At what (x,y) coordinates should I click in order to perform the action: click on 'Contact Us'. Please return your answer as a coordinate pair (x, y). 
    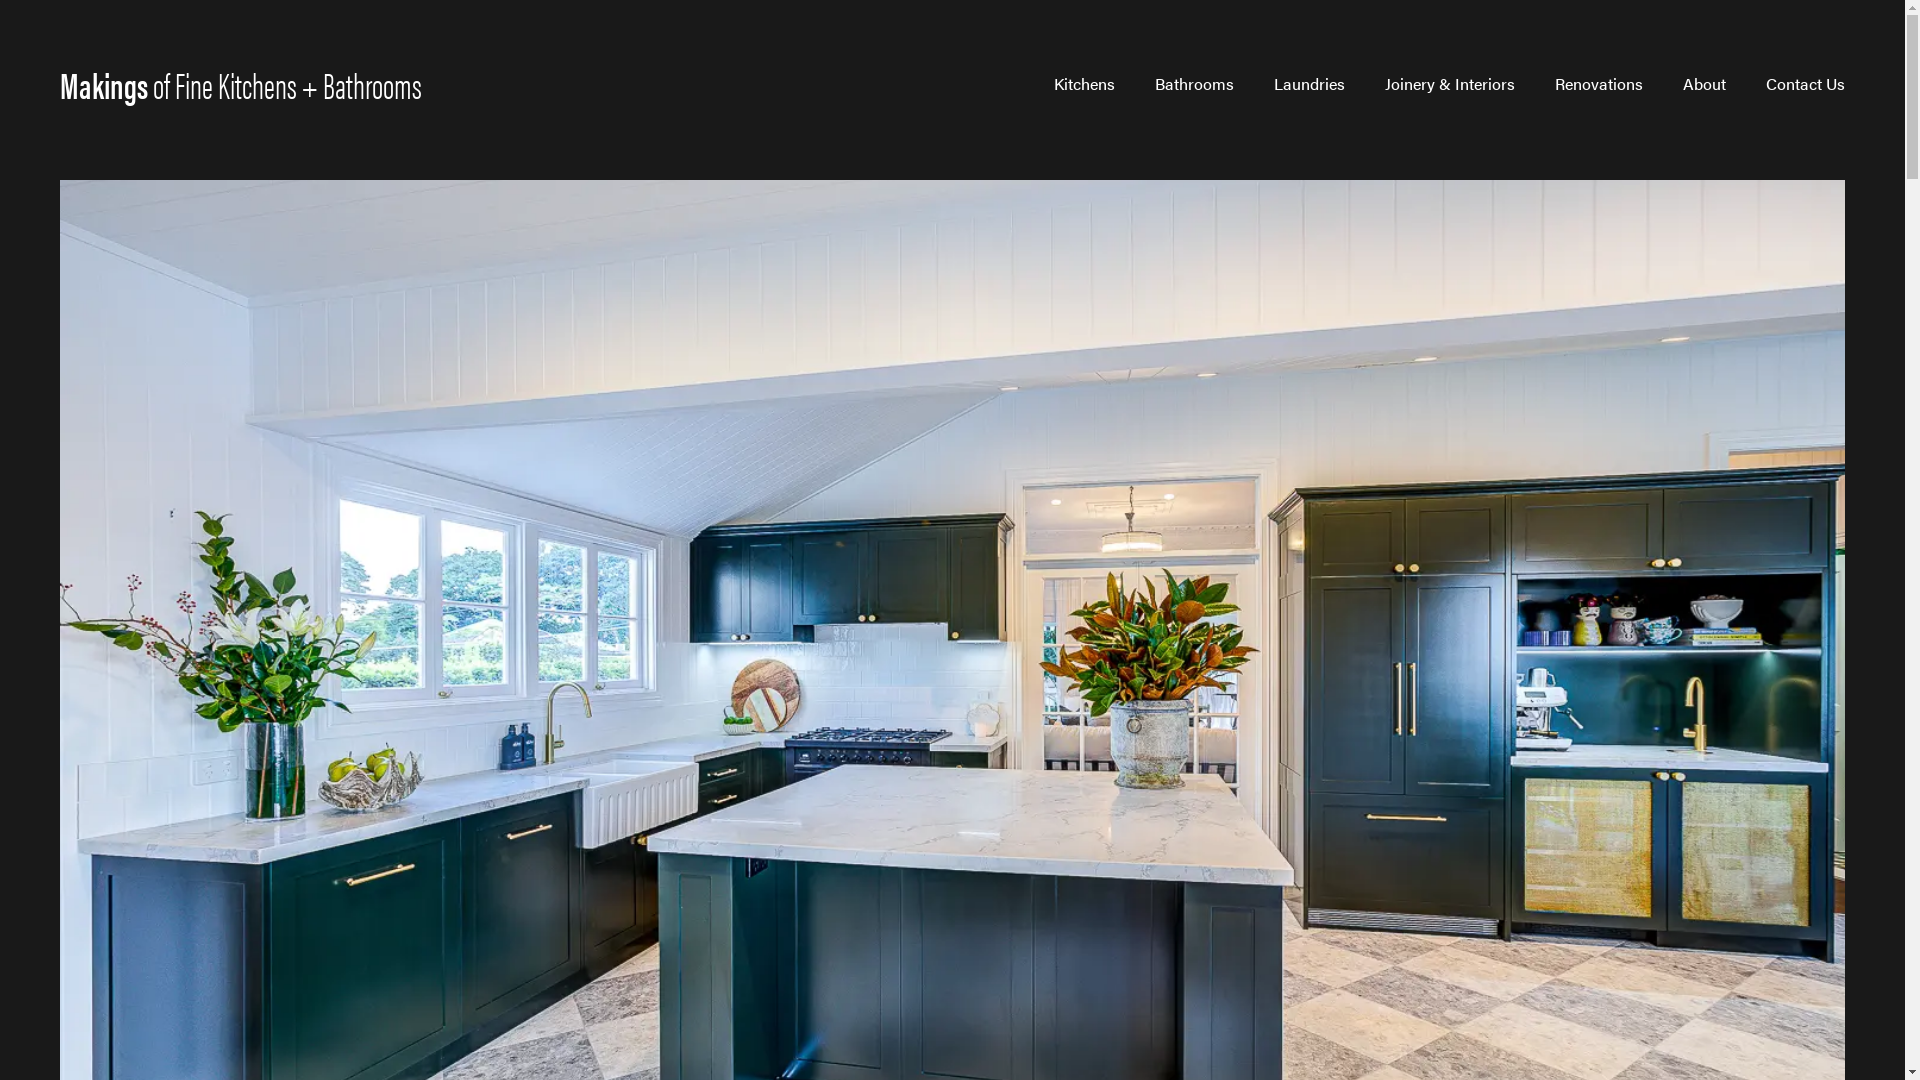
    Looking at the image, I should click on (1805, 83).